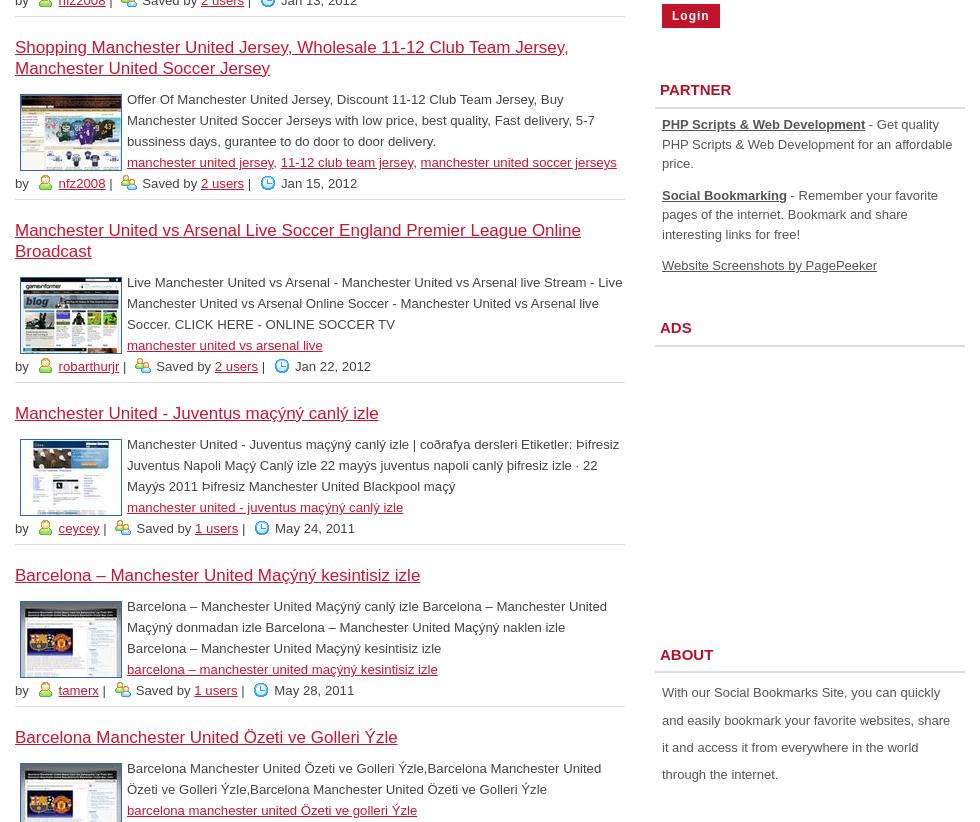 Image resolution: width=980 pixels, height=822 pixels. Describe the element at coordinates (78, 689) in the screenshot. I see `'tamerx'` at that location.